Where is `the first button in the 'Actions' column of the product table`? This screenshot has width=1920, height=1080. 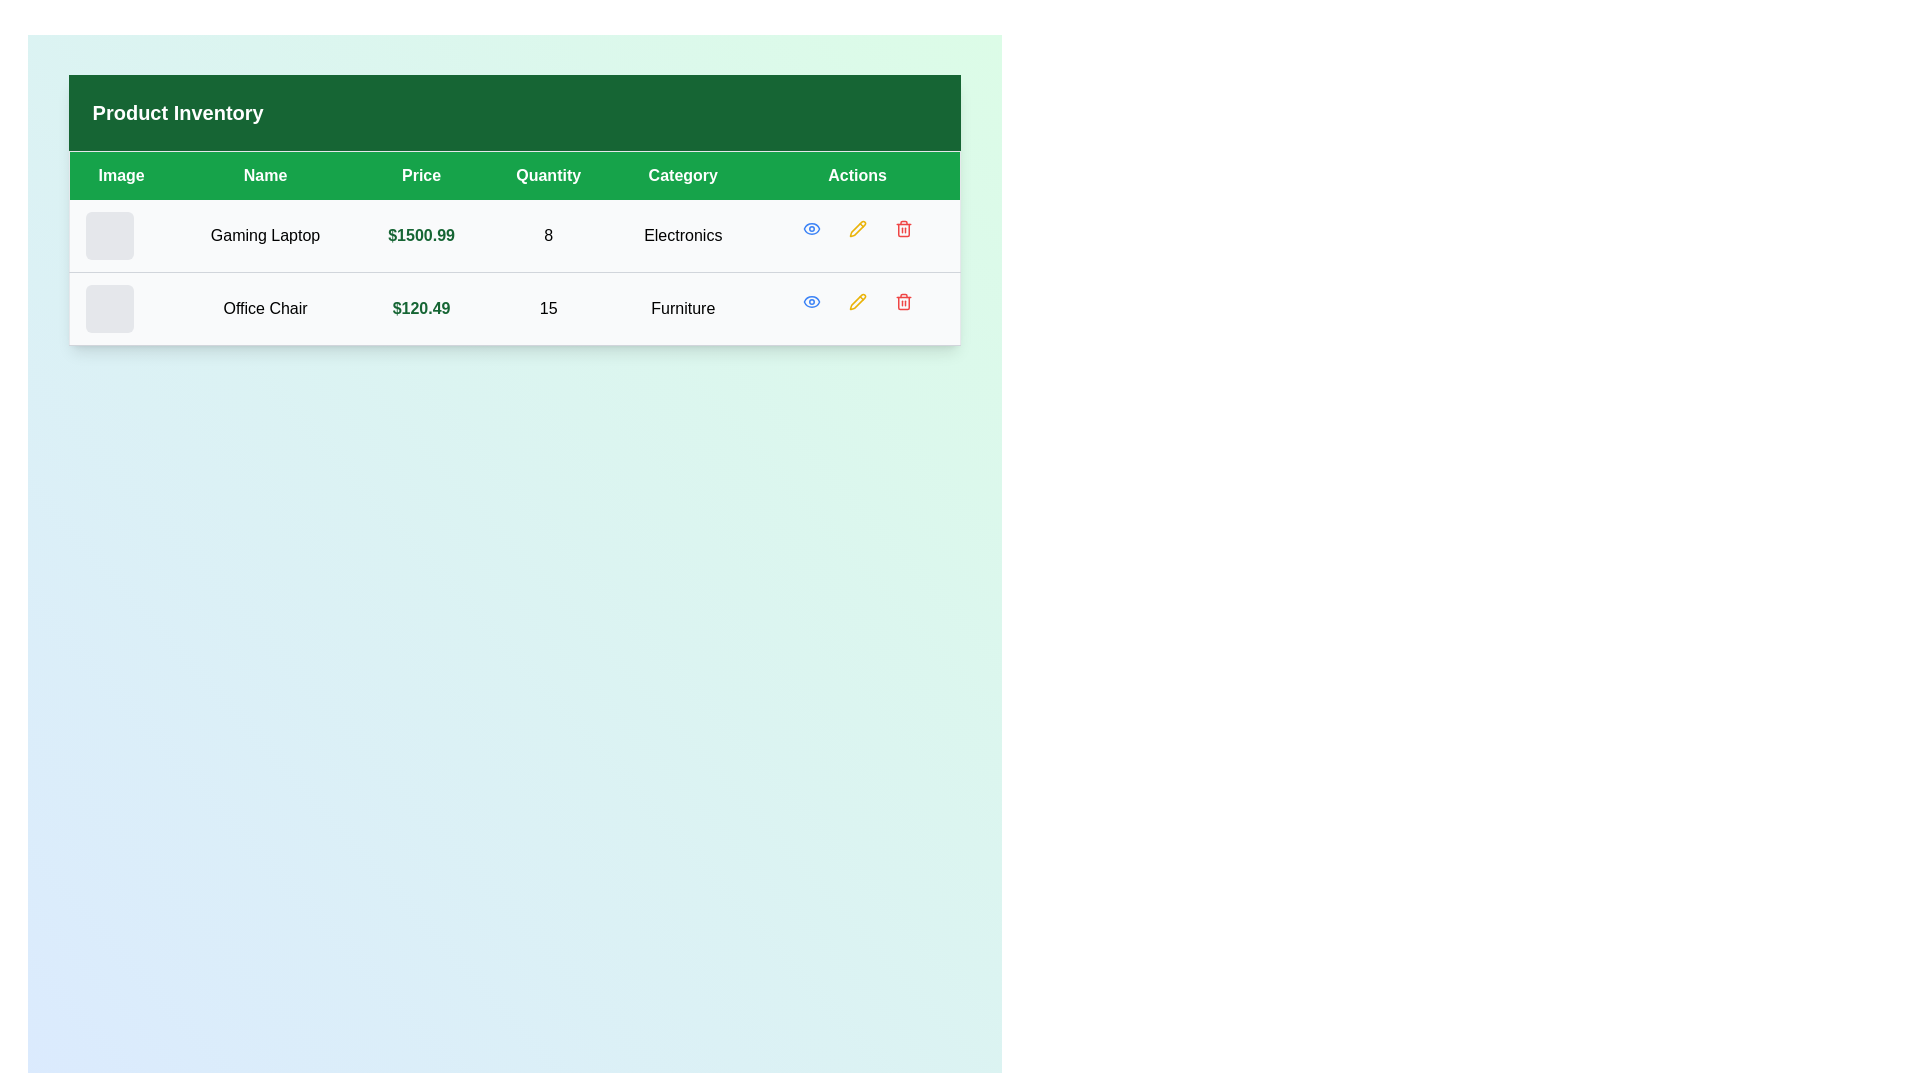 the first button in the 'Actions' column of the product table is located at coordinates (811, 301).